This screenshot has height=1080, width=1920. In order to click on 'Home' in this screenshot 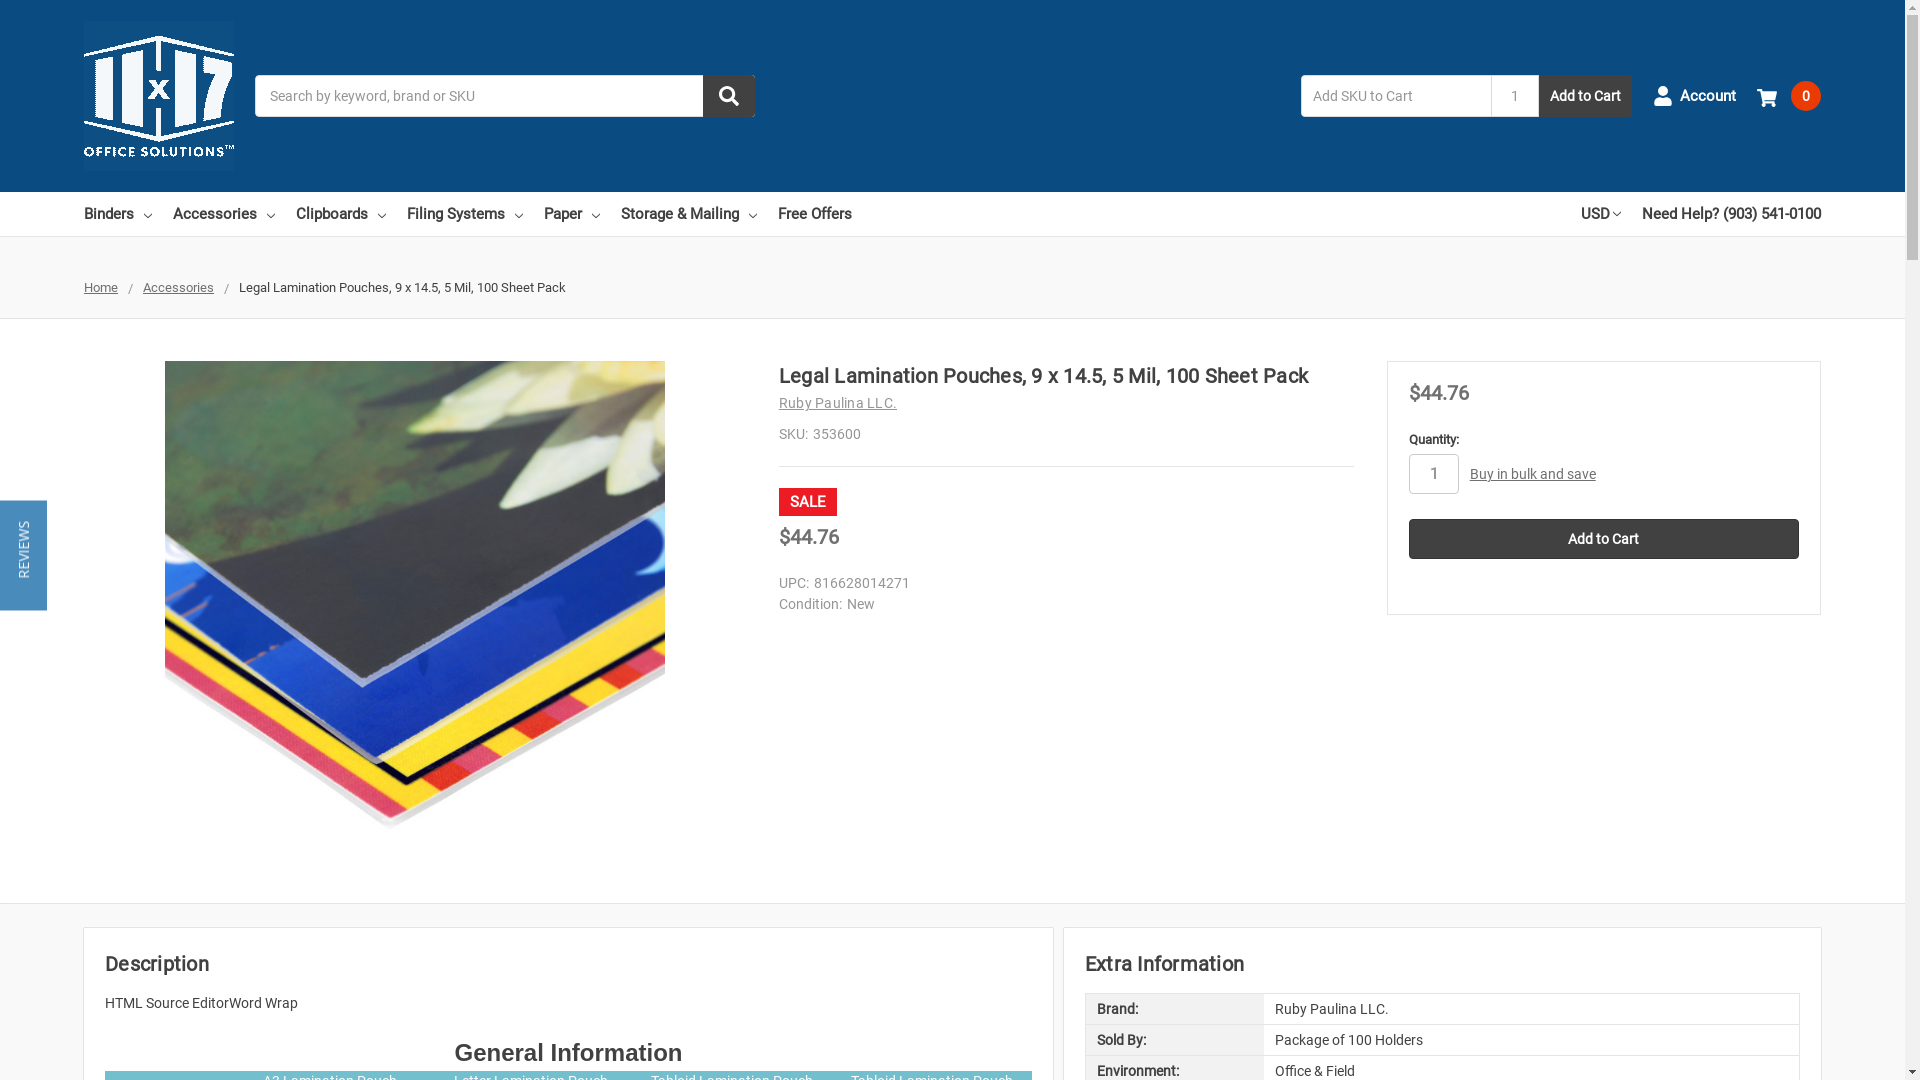, I will do `click(99, 287)`.